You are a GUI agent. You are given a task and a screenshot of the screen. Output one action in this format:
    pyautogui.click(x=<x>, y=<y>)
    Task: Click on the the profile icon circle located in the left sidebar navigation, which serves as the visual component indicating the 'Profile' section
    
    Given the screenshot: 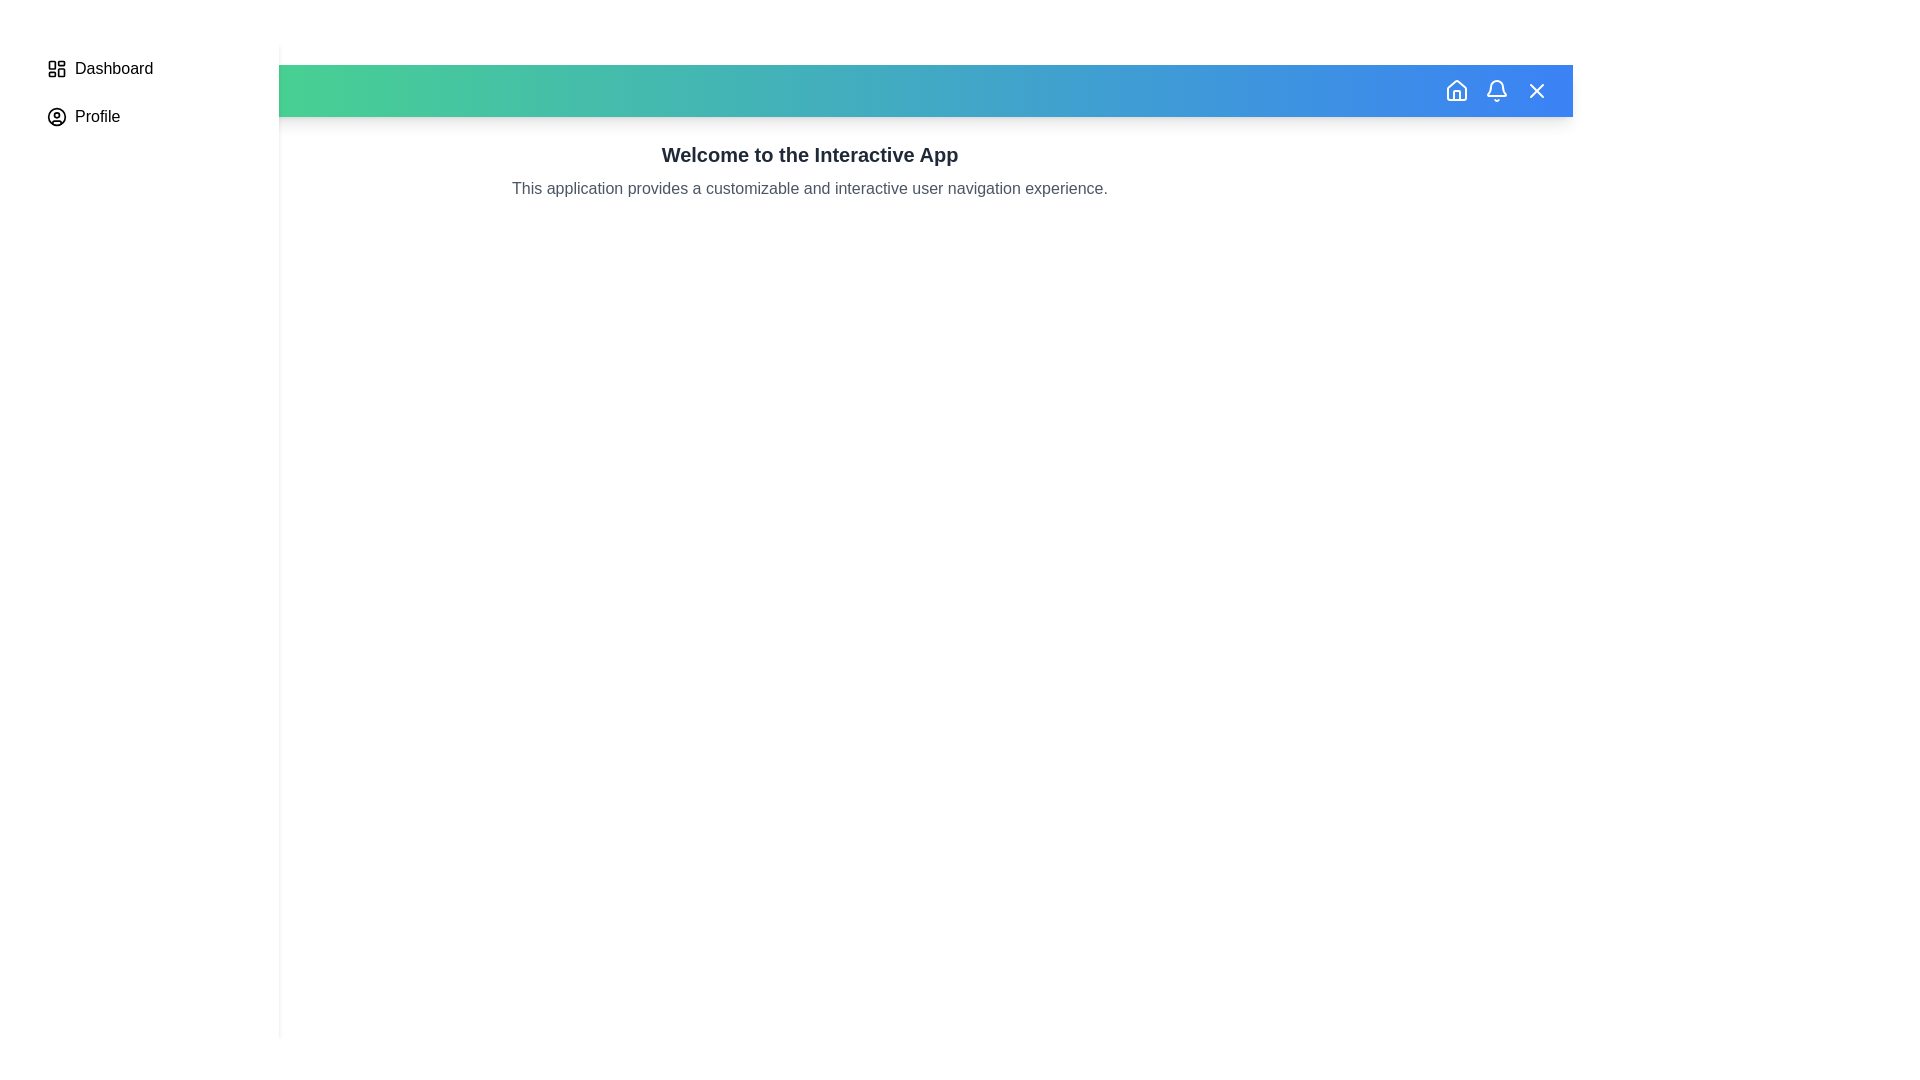 What is the action you would take?
    pyautogui.click(x=57, y=116)
    